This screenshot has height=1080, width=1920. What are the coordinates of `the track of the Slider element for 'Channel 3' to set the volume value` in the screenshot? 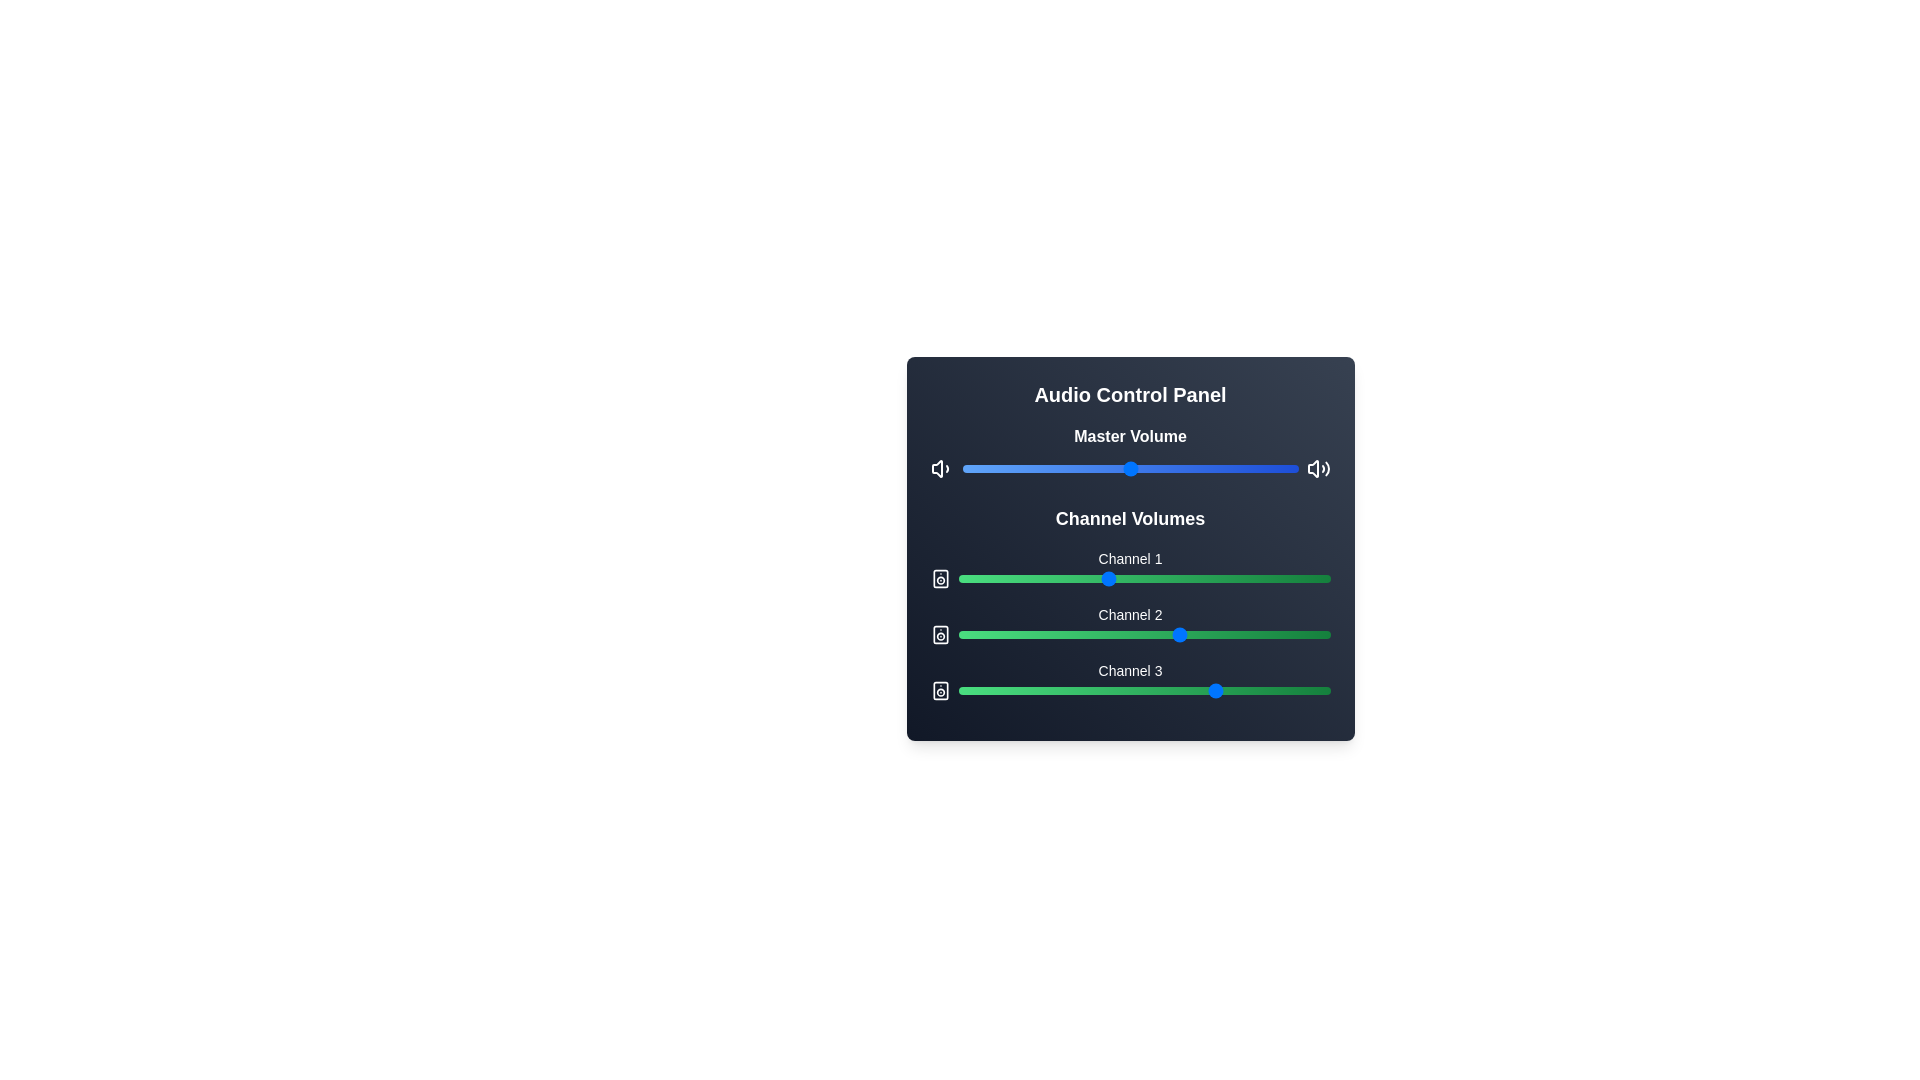 It's located at (1130, 689).